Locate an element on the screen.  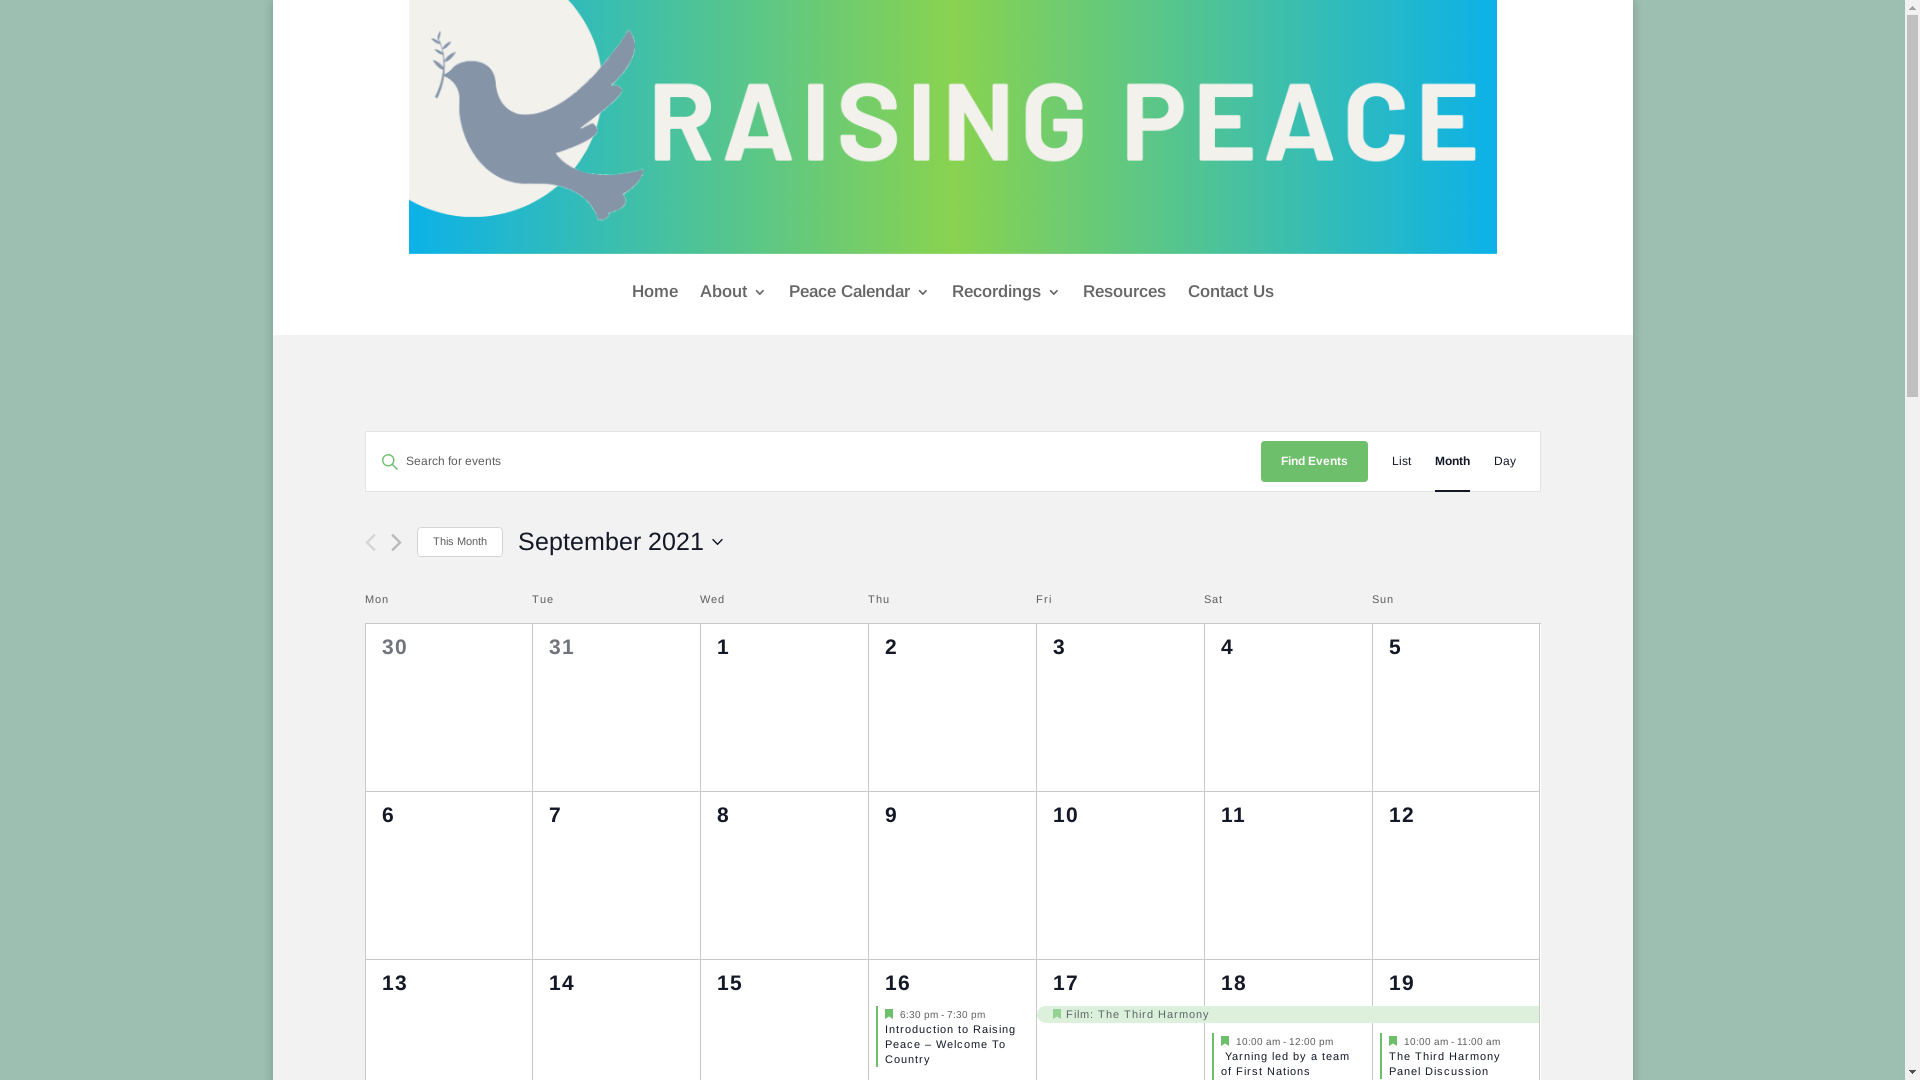
'September 2021' is located at coordinates (619, 542).